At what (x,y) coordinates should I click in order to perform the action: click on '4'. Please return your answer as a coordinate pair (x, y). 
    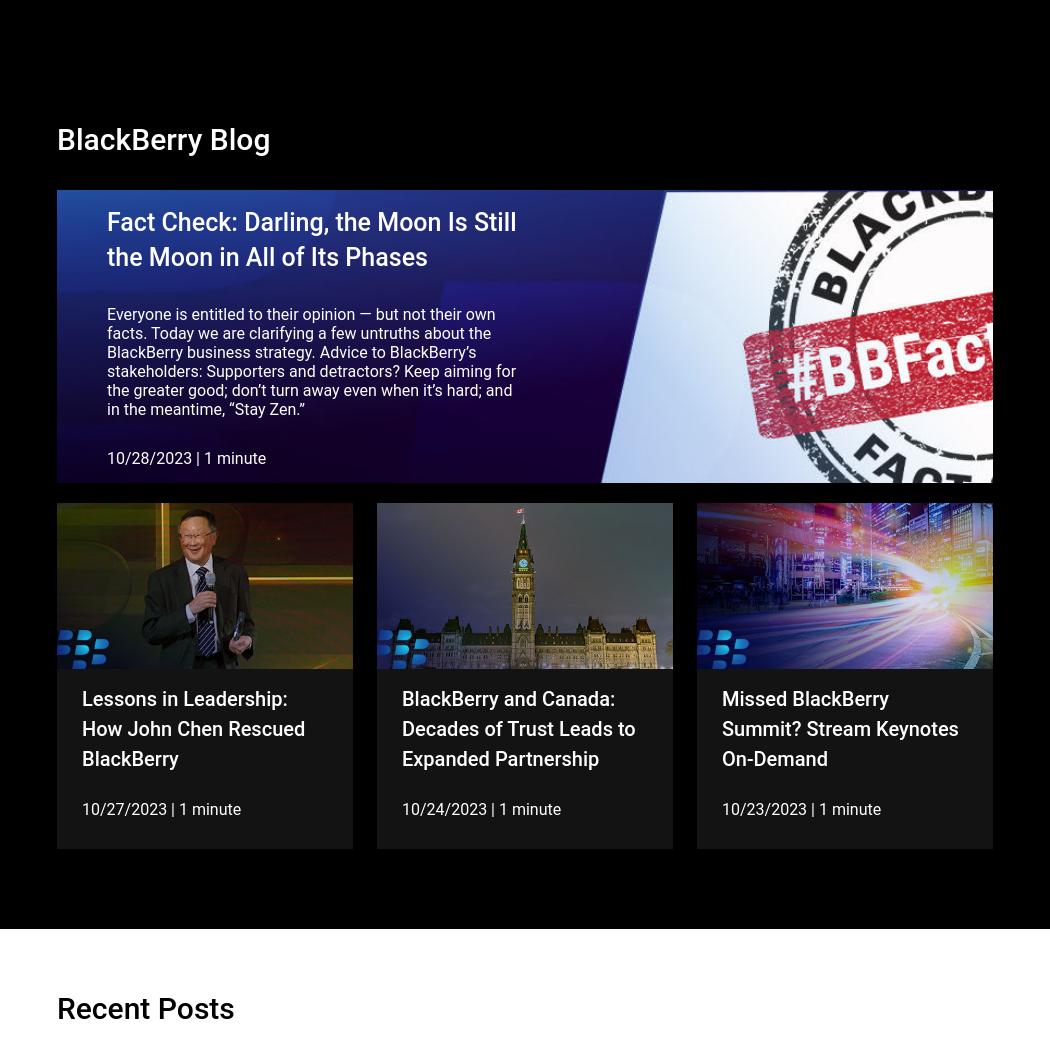
    Looking at the image, I should click on (338, 967).